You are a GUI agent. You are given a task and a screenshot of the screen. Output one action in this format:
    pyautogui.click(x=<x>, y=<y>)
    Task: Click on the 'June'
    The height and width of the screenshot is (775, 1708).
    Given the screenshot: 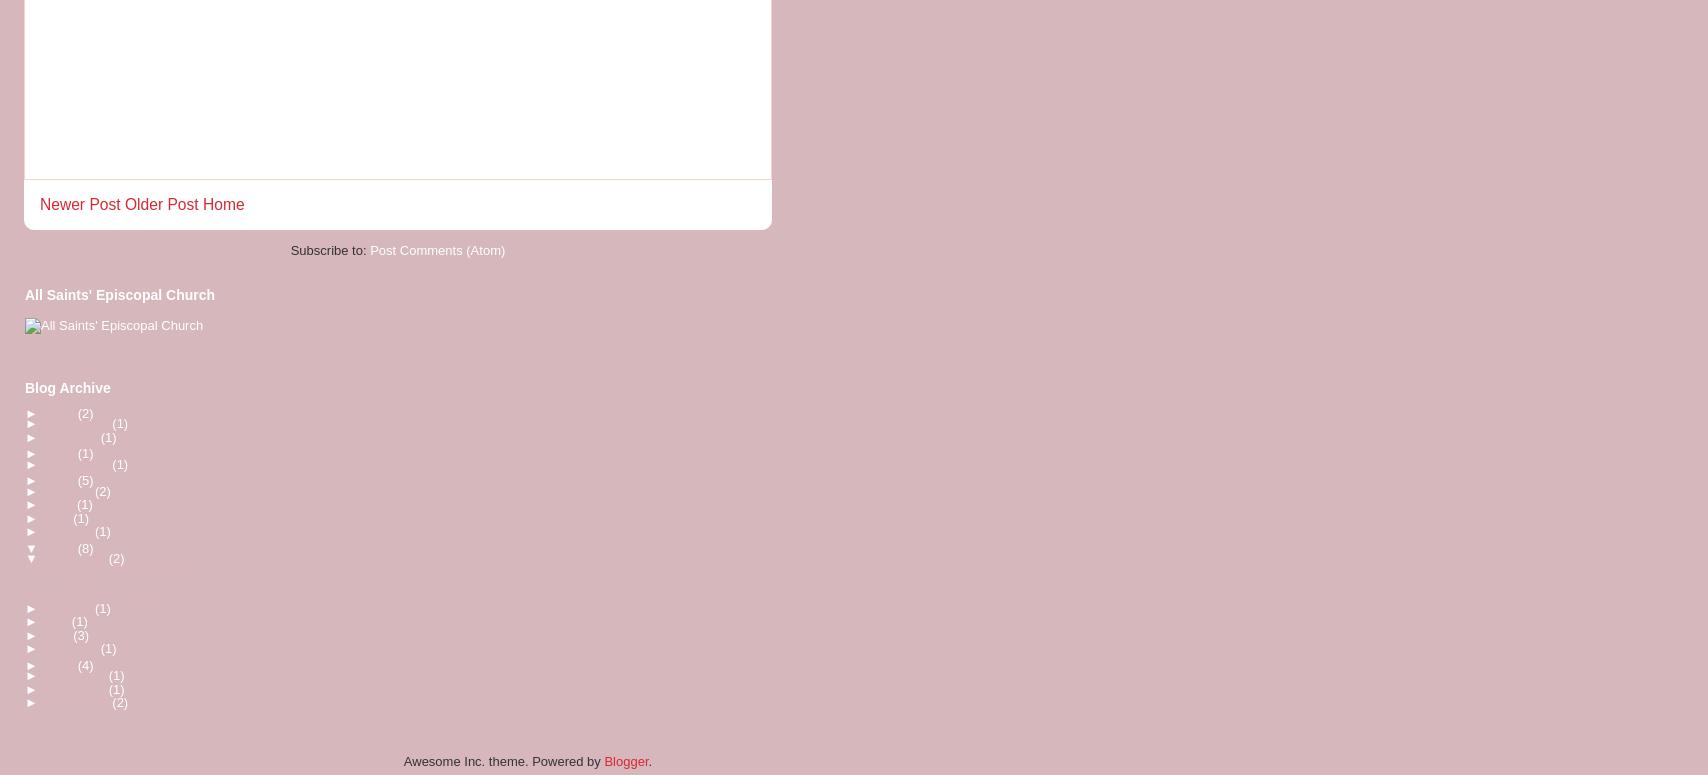 What is the action you would take?
    pyautogui.click(x=59, y=503)
    